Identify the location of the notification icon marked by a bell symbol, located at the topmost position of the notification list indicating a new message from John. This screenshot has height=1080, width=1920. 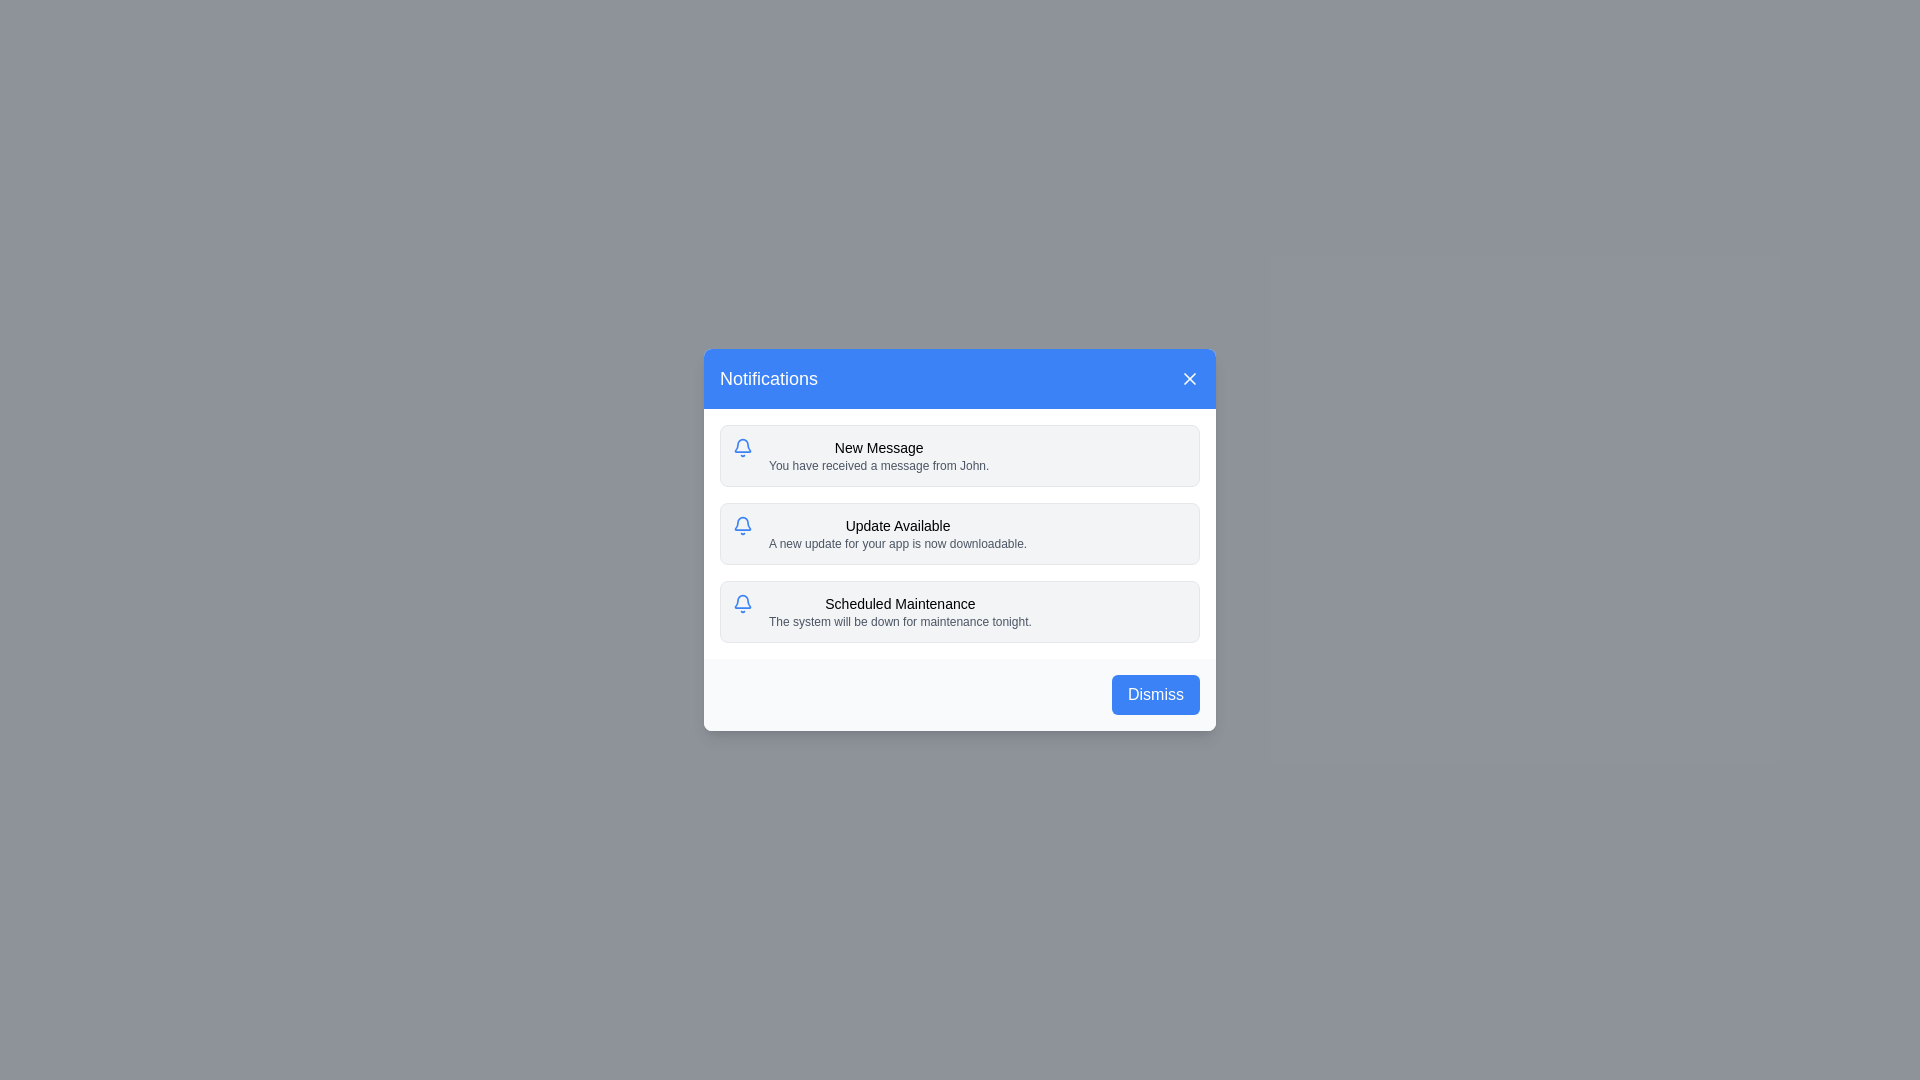
(742, 446).